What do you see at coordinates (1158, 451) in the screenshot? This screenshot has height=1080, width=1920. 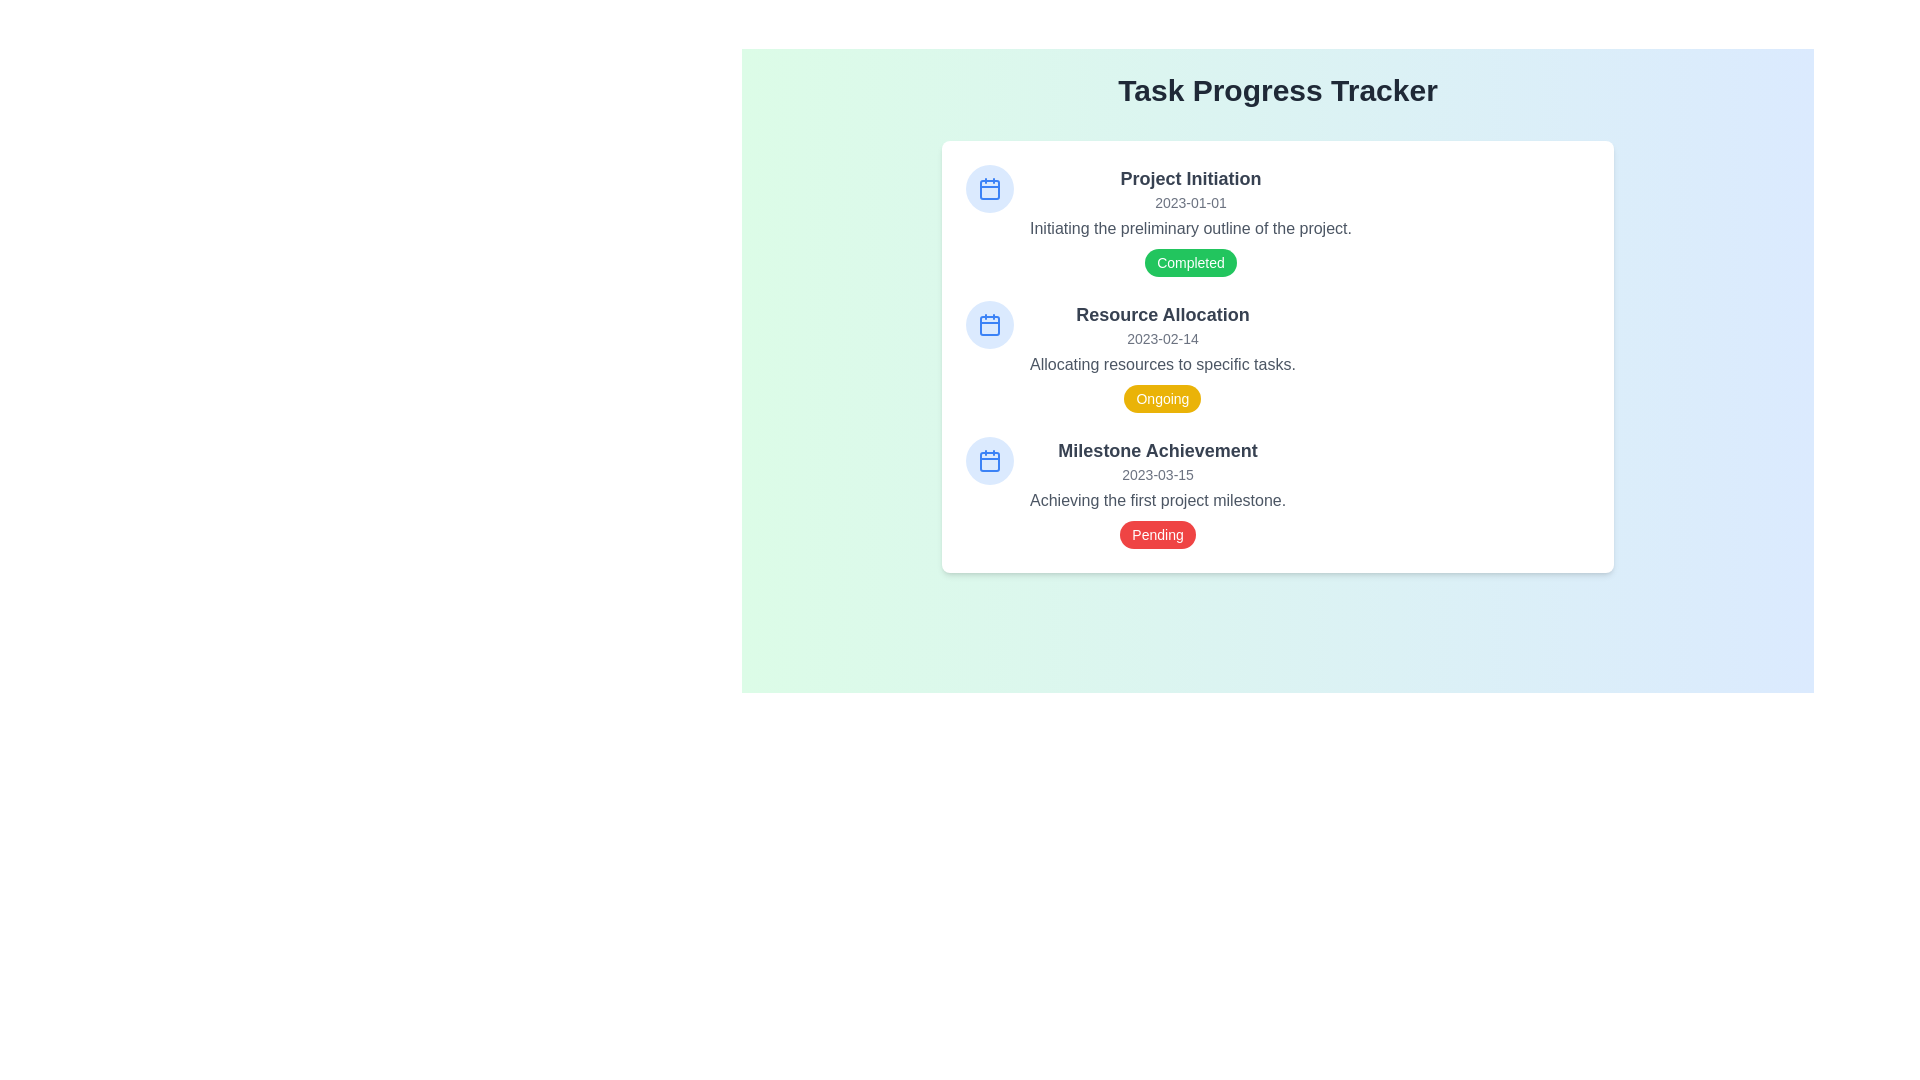 I see `text from the 'Milestone Achievement' label, which is styled in bold dark gray and is located above the date '2023-03-15' in the 'Task Progress Tracker' component` at bounding box center [1158, 451].